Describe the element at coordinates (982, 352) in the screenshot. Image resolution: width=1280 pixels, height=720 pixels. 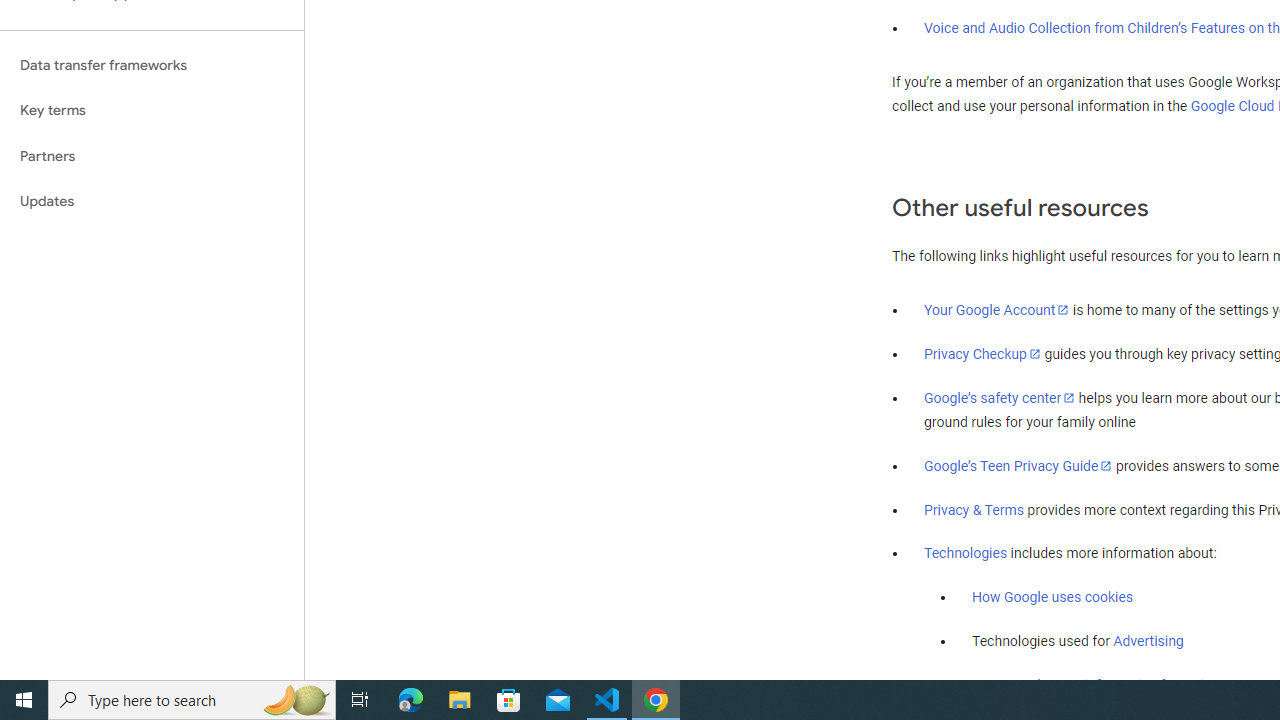
I see `'Privacy Checkup'` at that location.